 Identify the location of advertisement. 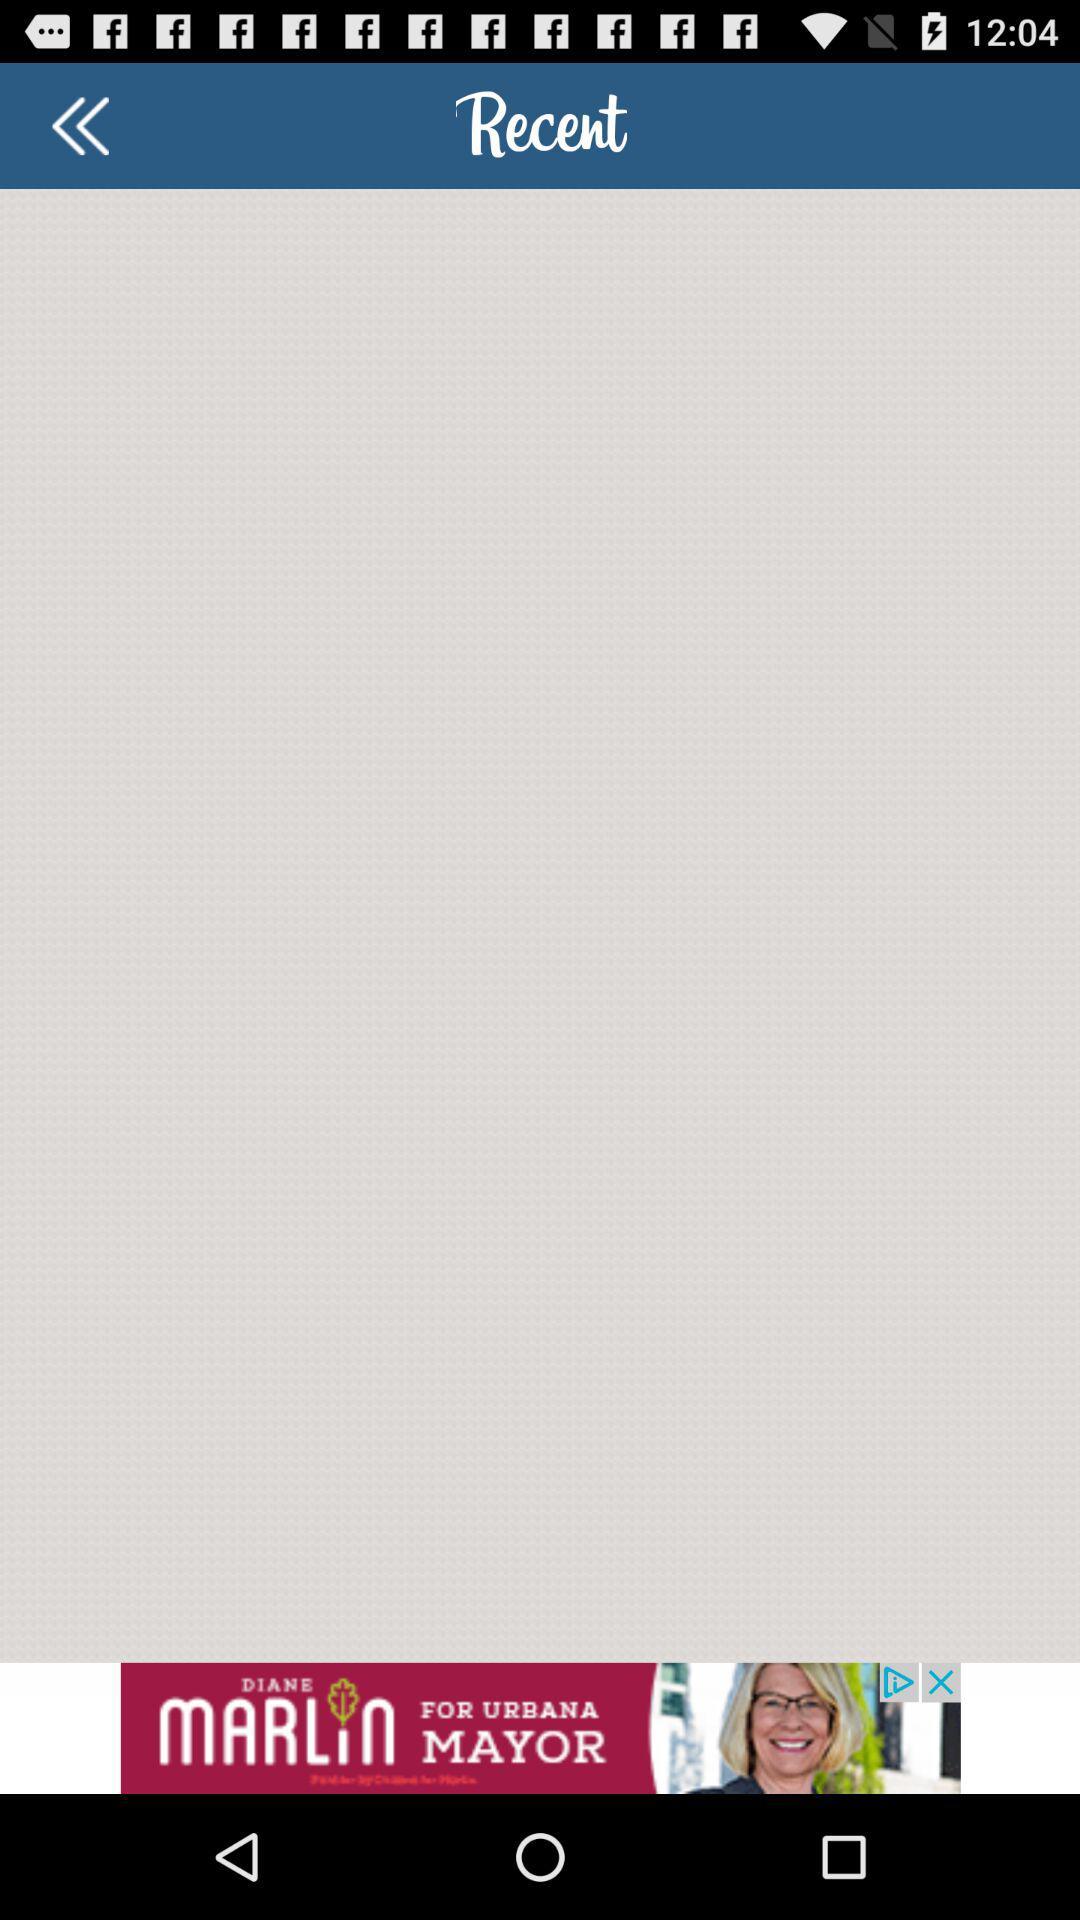
(540, 1727).